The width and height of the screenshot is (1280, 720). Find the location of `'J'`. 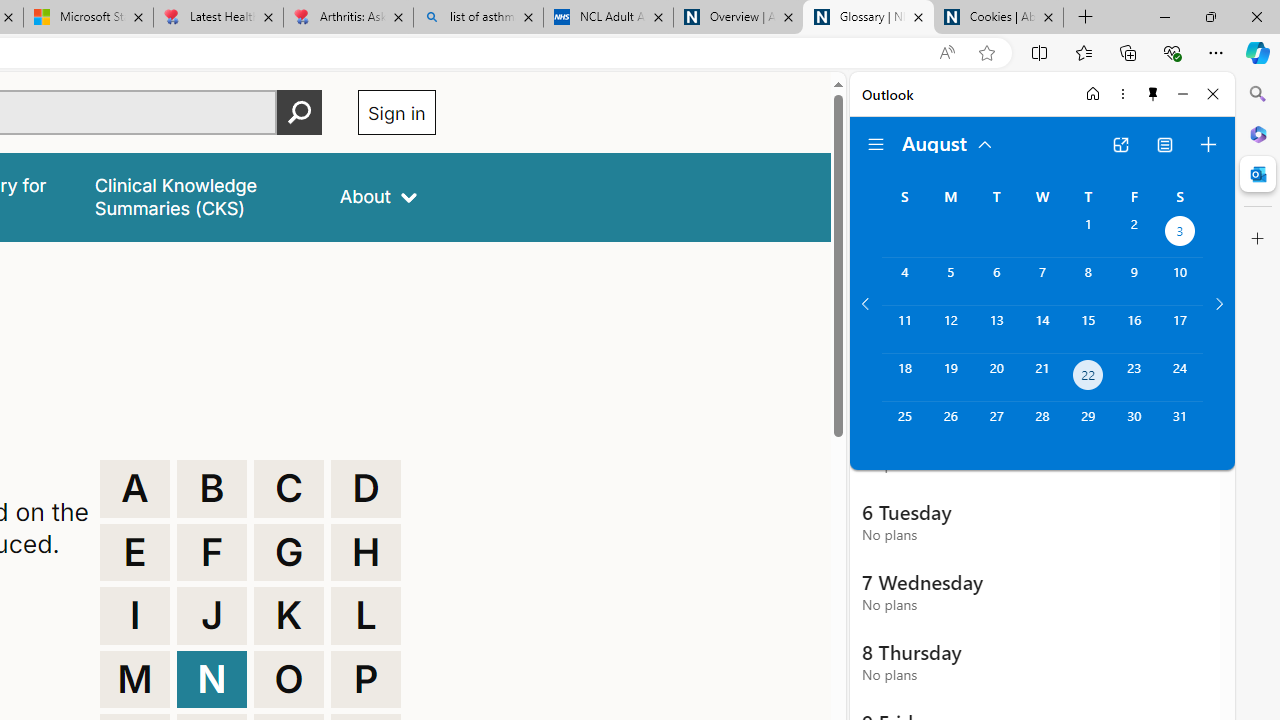

'J' is located at coordinates (212, 614).